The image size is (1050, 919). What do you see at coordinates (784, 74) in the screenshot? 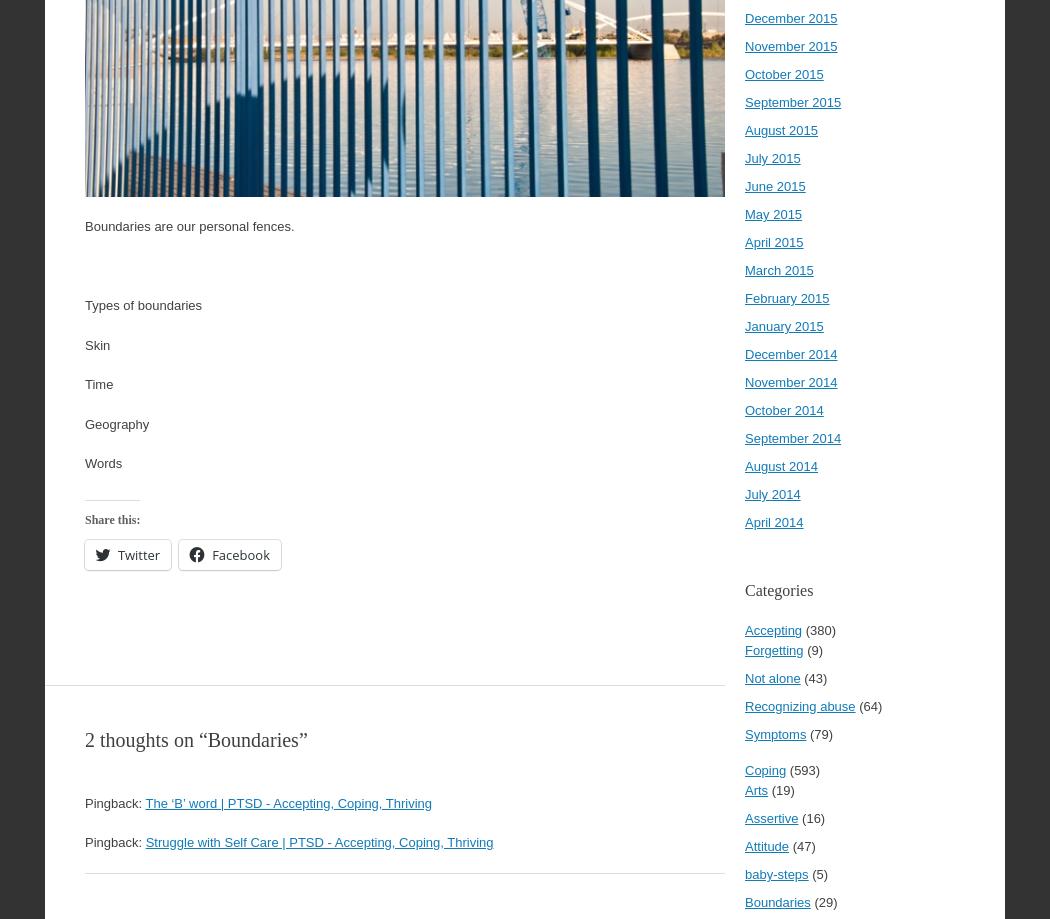
I see `'October 2015'` at bounding box center [784, 74].